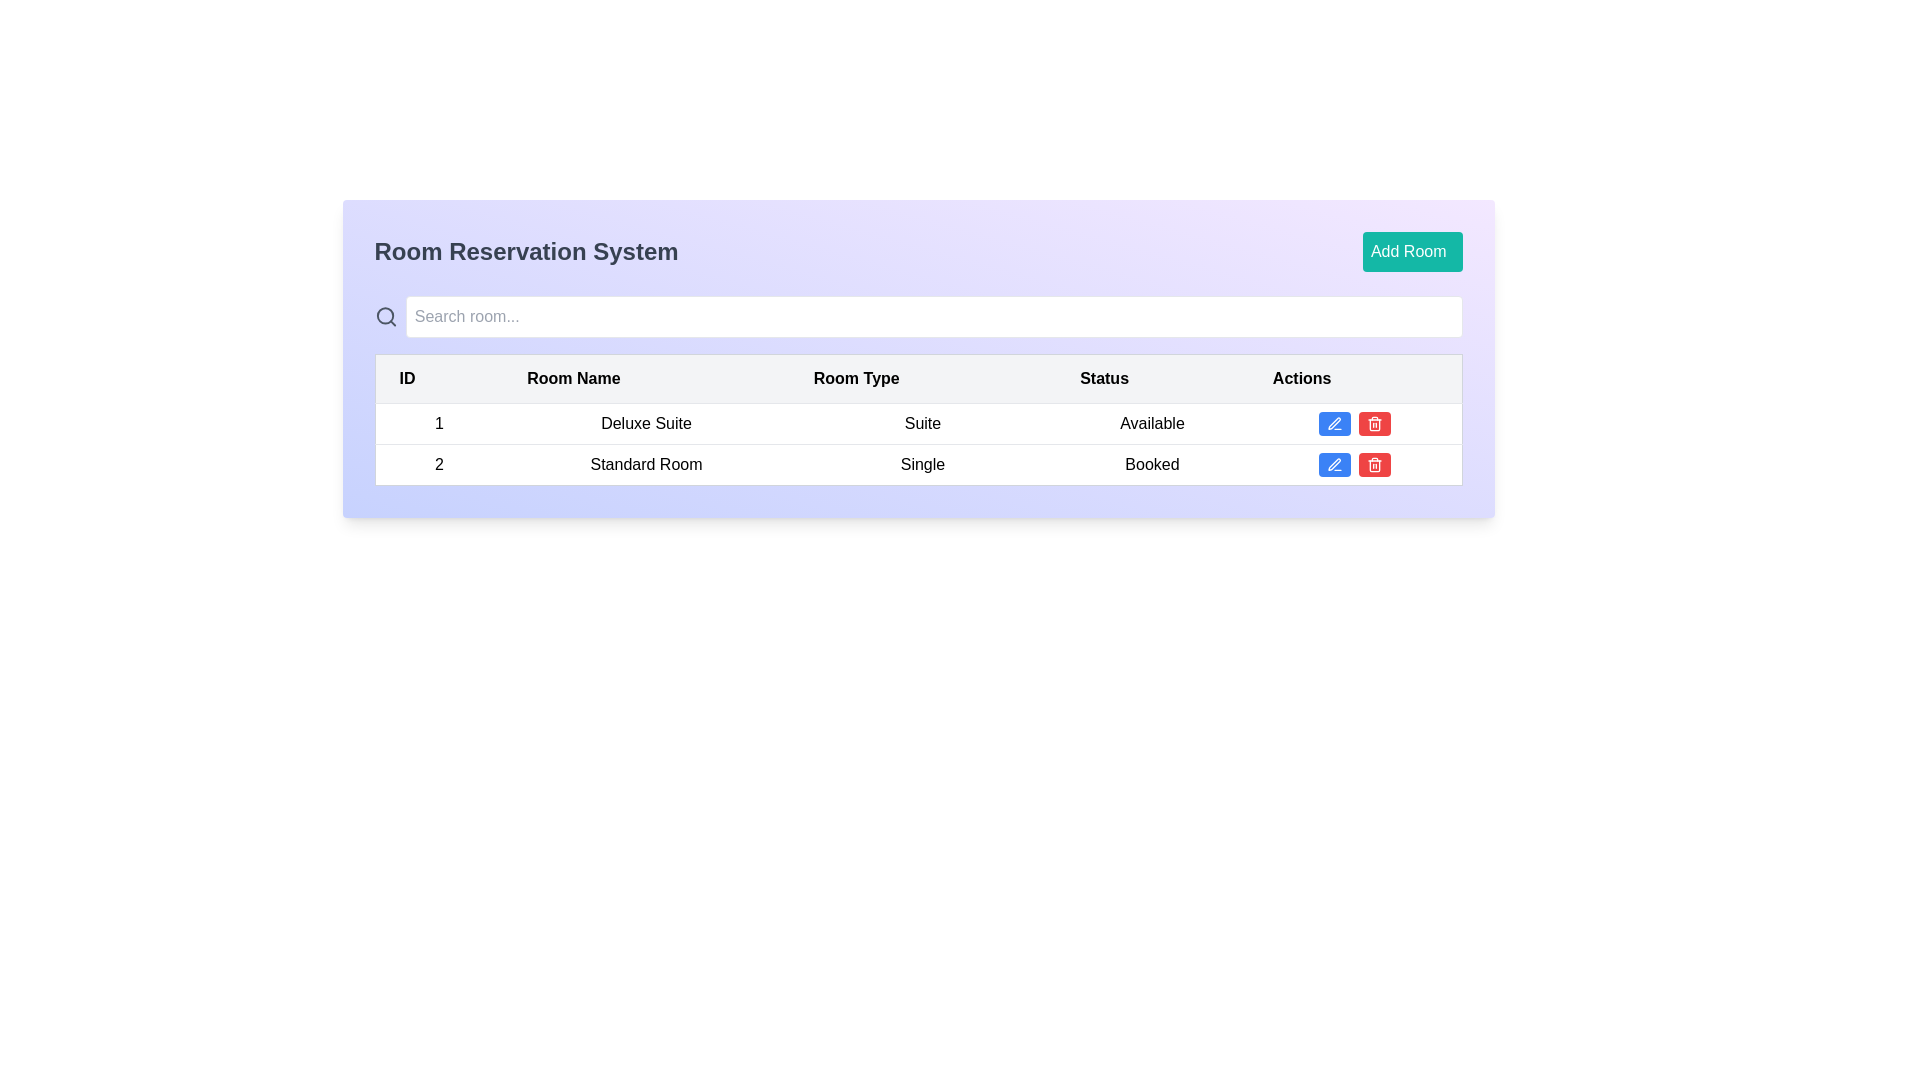  I want to click on the 'Booked' status text label located in the fourth column of the second row, adjacent to 'Single', so click(1152, 465).